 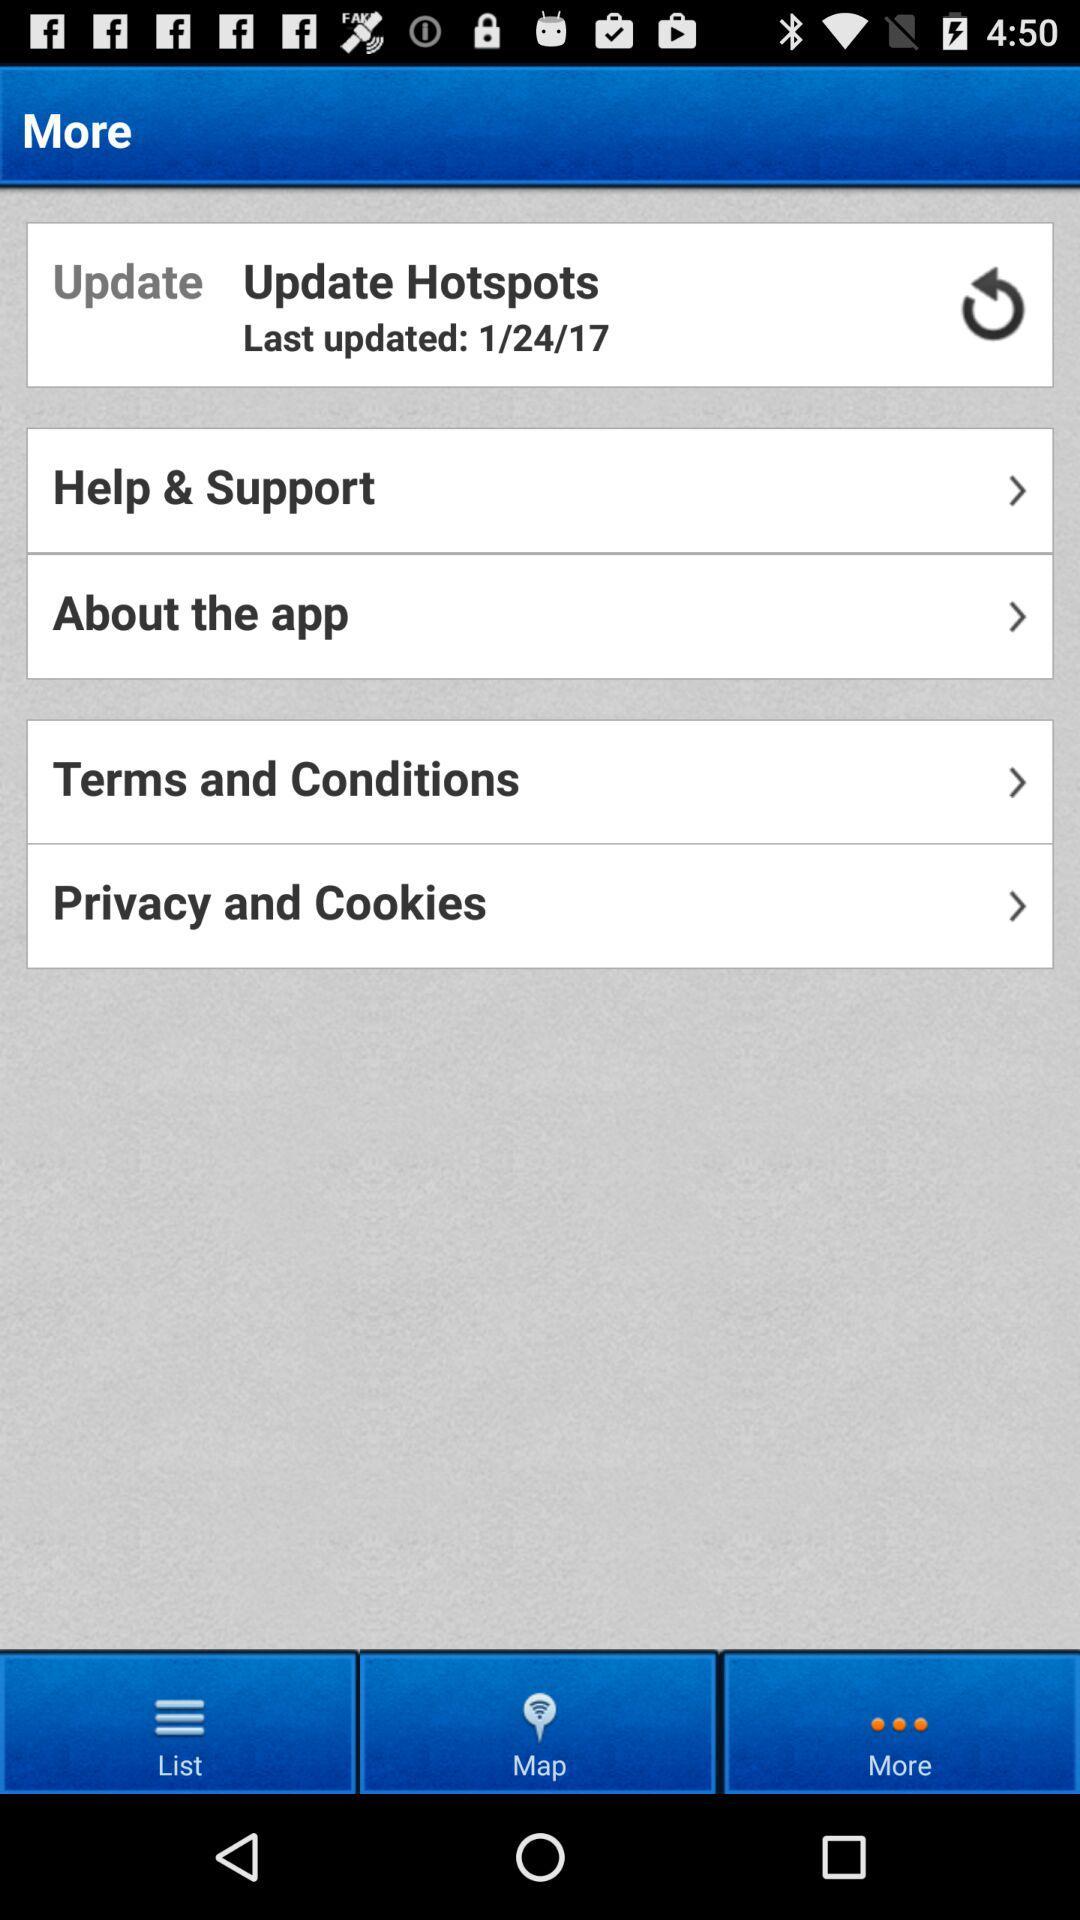 What do you see at coordinates (540, 781) in the screenshot?
I see `icon below the about the app` at bounding box center [540, 781].